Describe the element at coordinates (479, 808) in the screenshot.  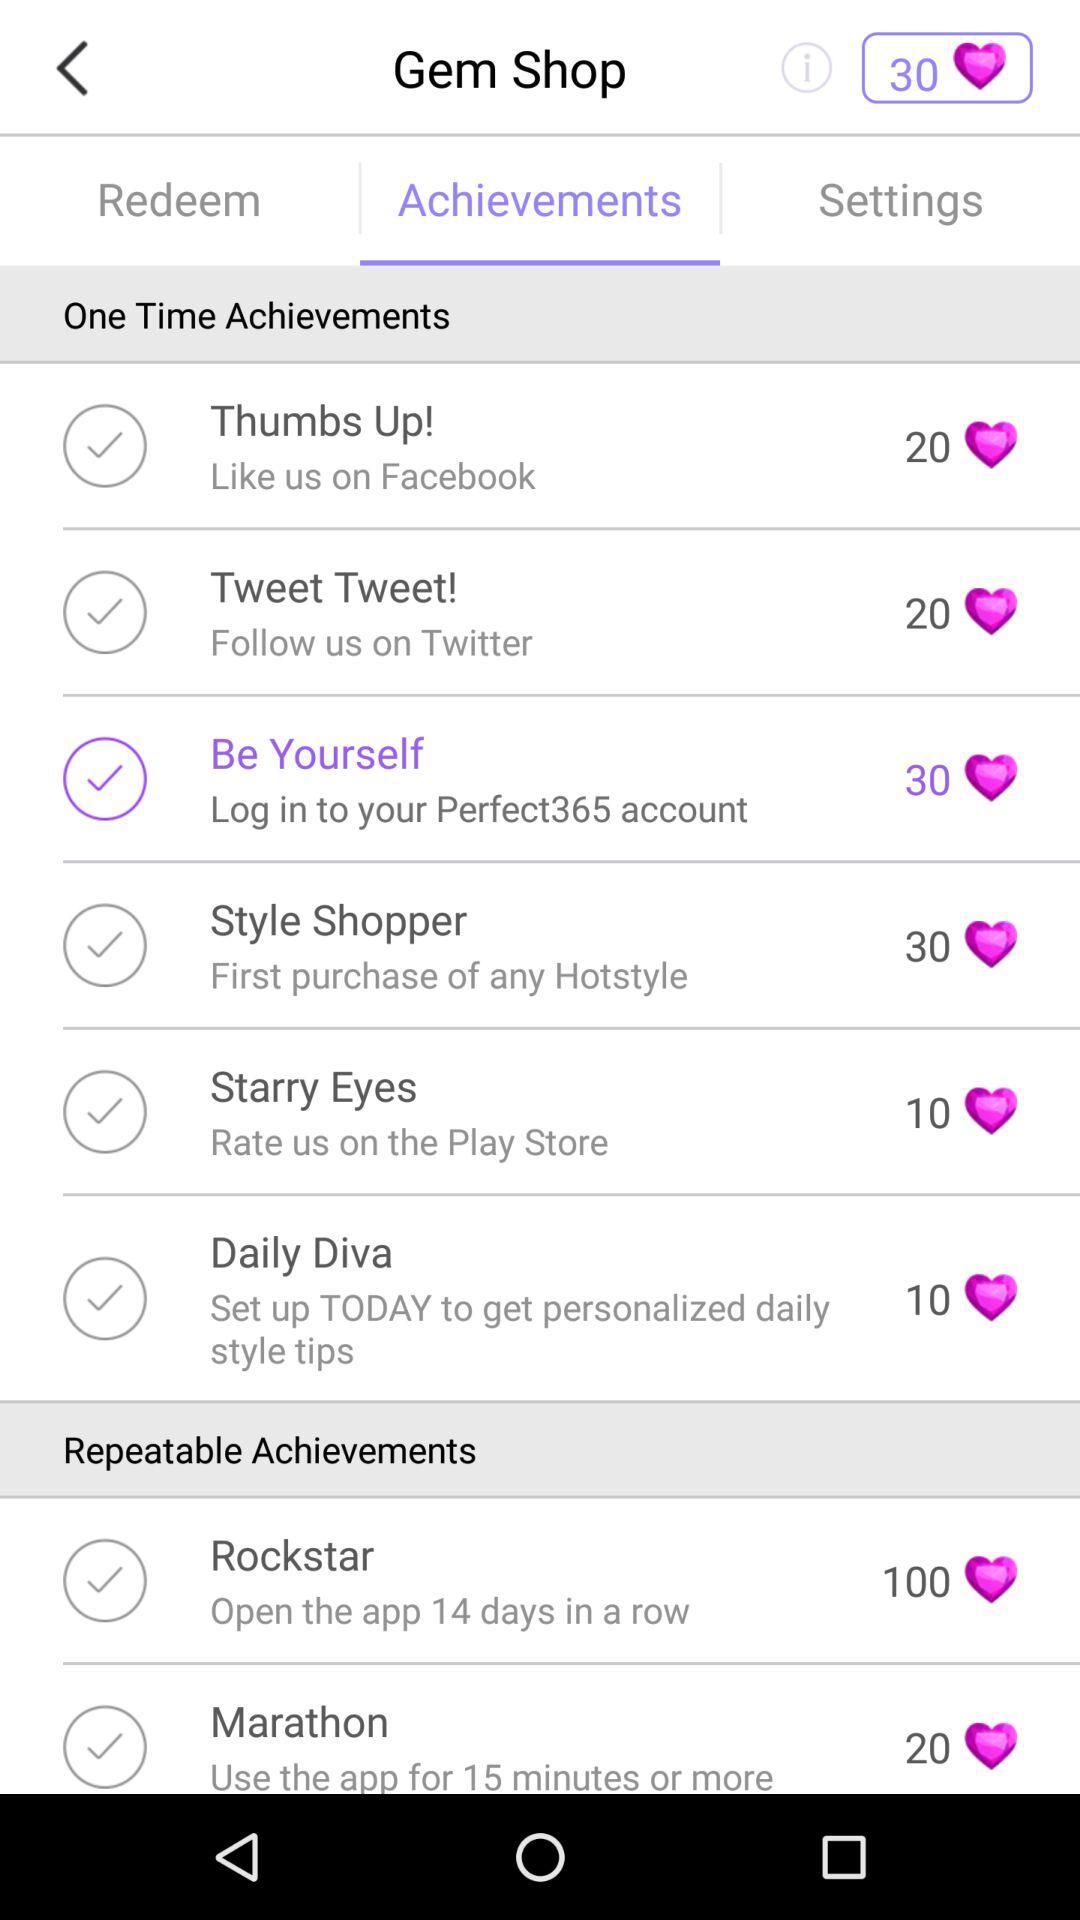
I see `the item below be yourself` at that location.